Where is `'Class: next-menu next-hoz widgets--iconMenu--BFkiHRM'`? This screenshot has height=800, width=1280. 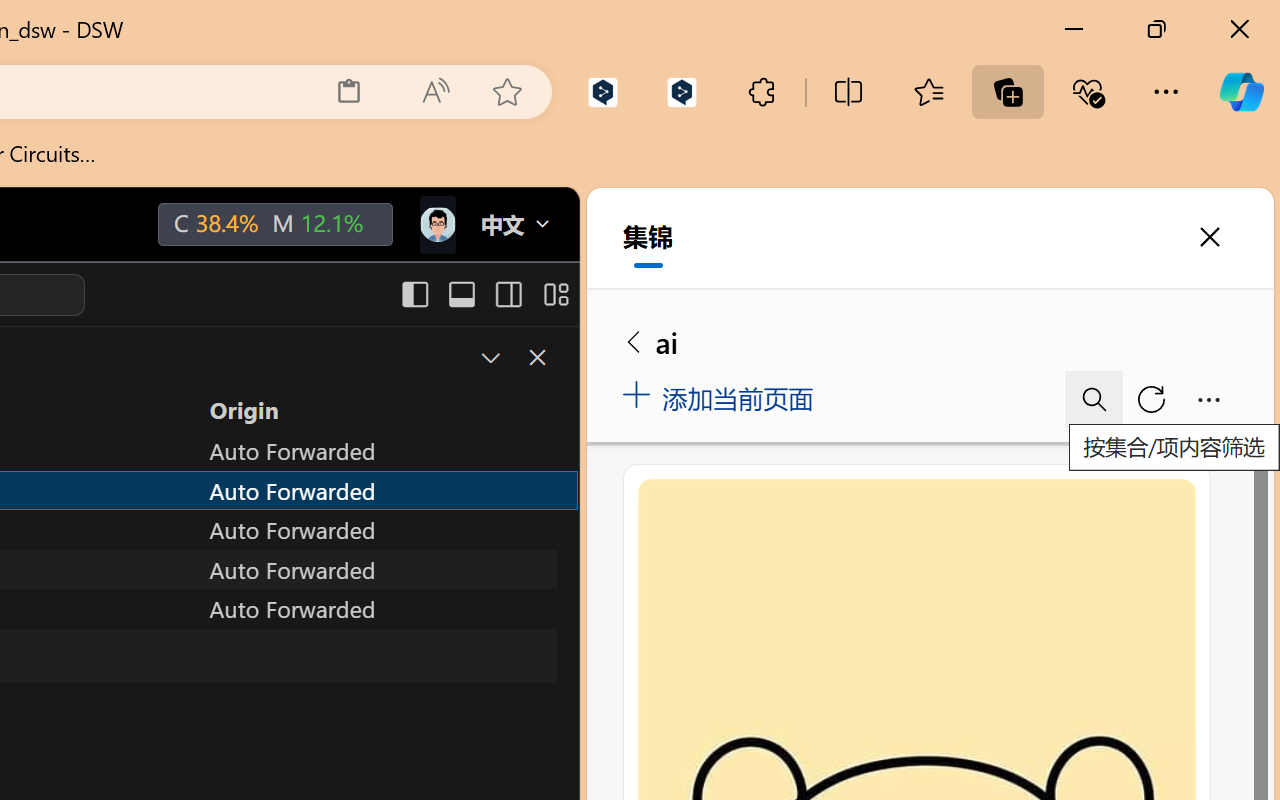
'Class: next-menu next-hoz widgets--iconMenu--BFkiHRM' is located at coordinates (435, 225).